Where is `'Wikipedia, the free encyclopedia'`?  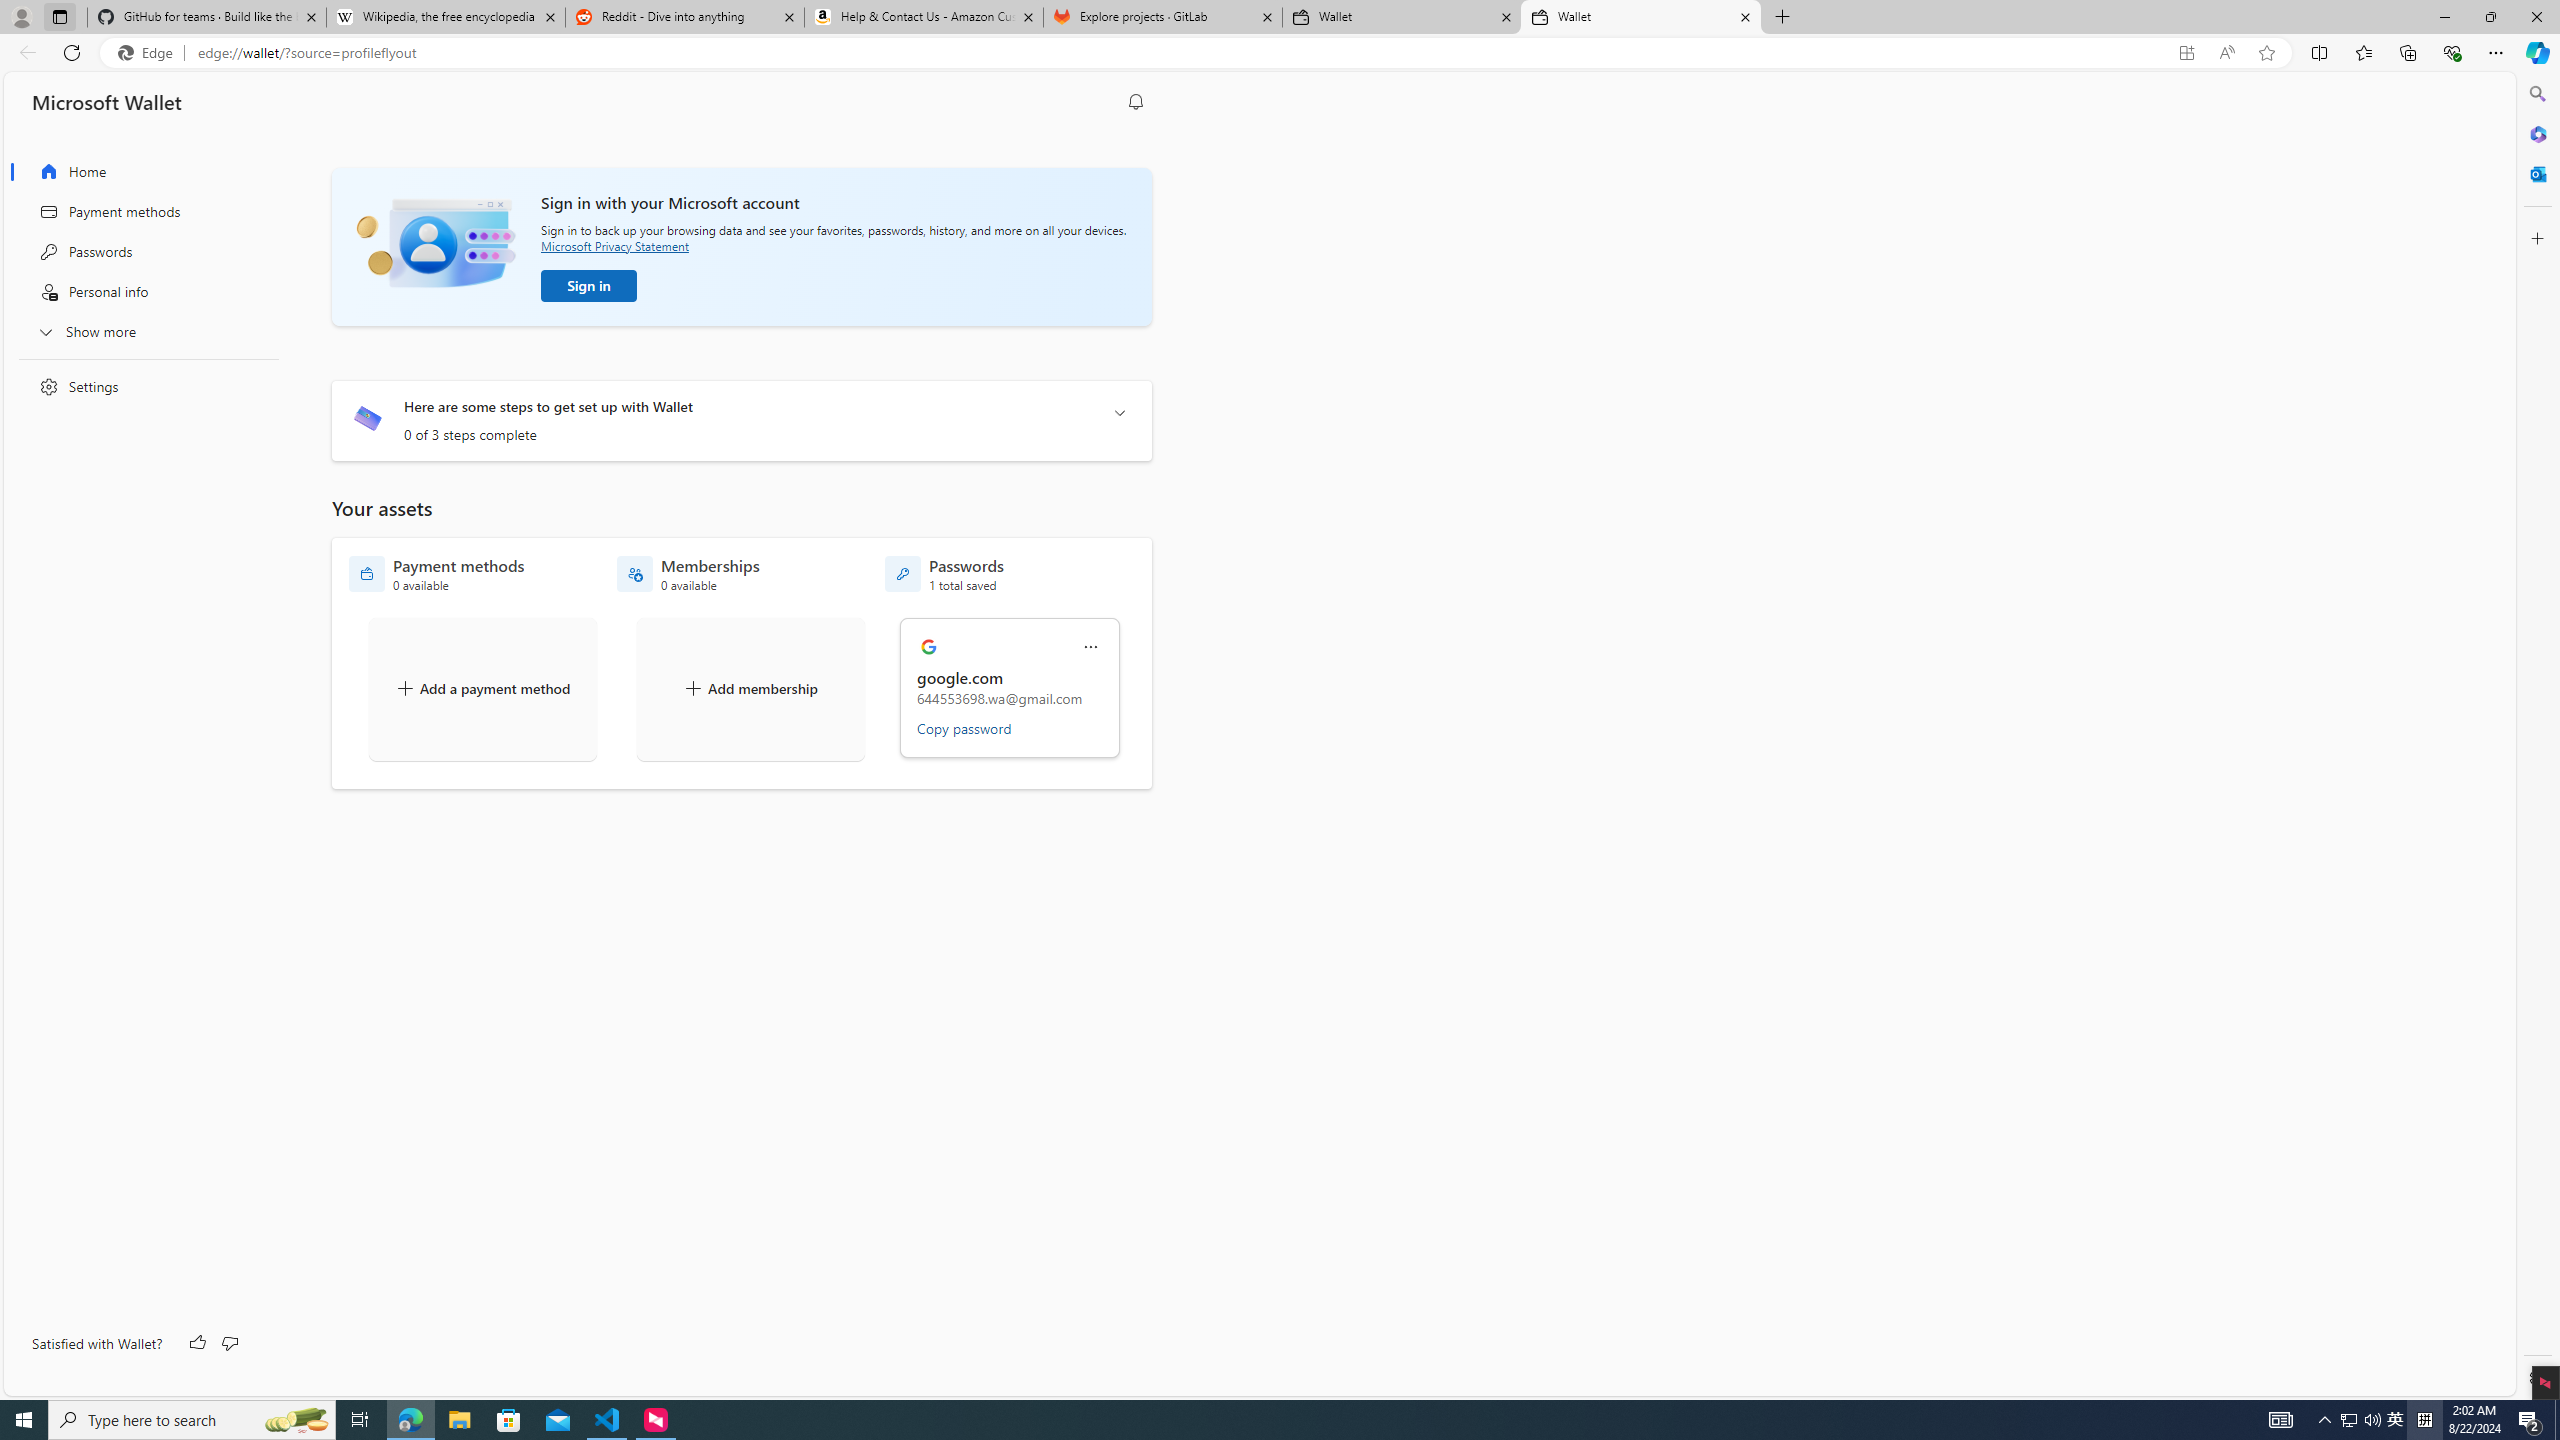 'Wikipedia, the free encyclopedia' is located at coordinates (444, 16).